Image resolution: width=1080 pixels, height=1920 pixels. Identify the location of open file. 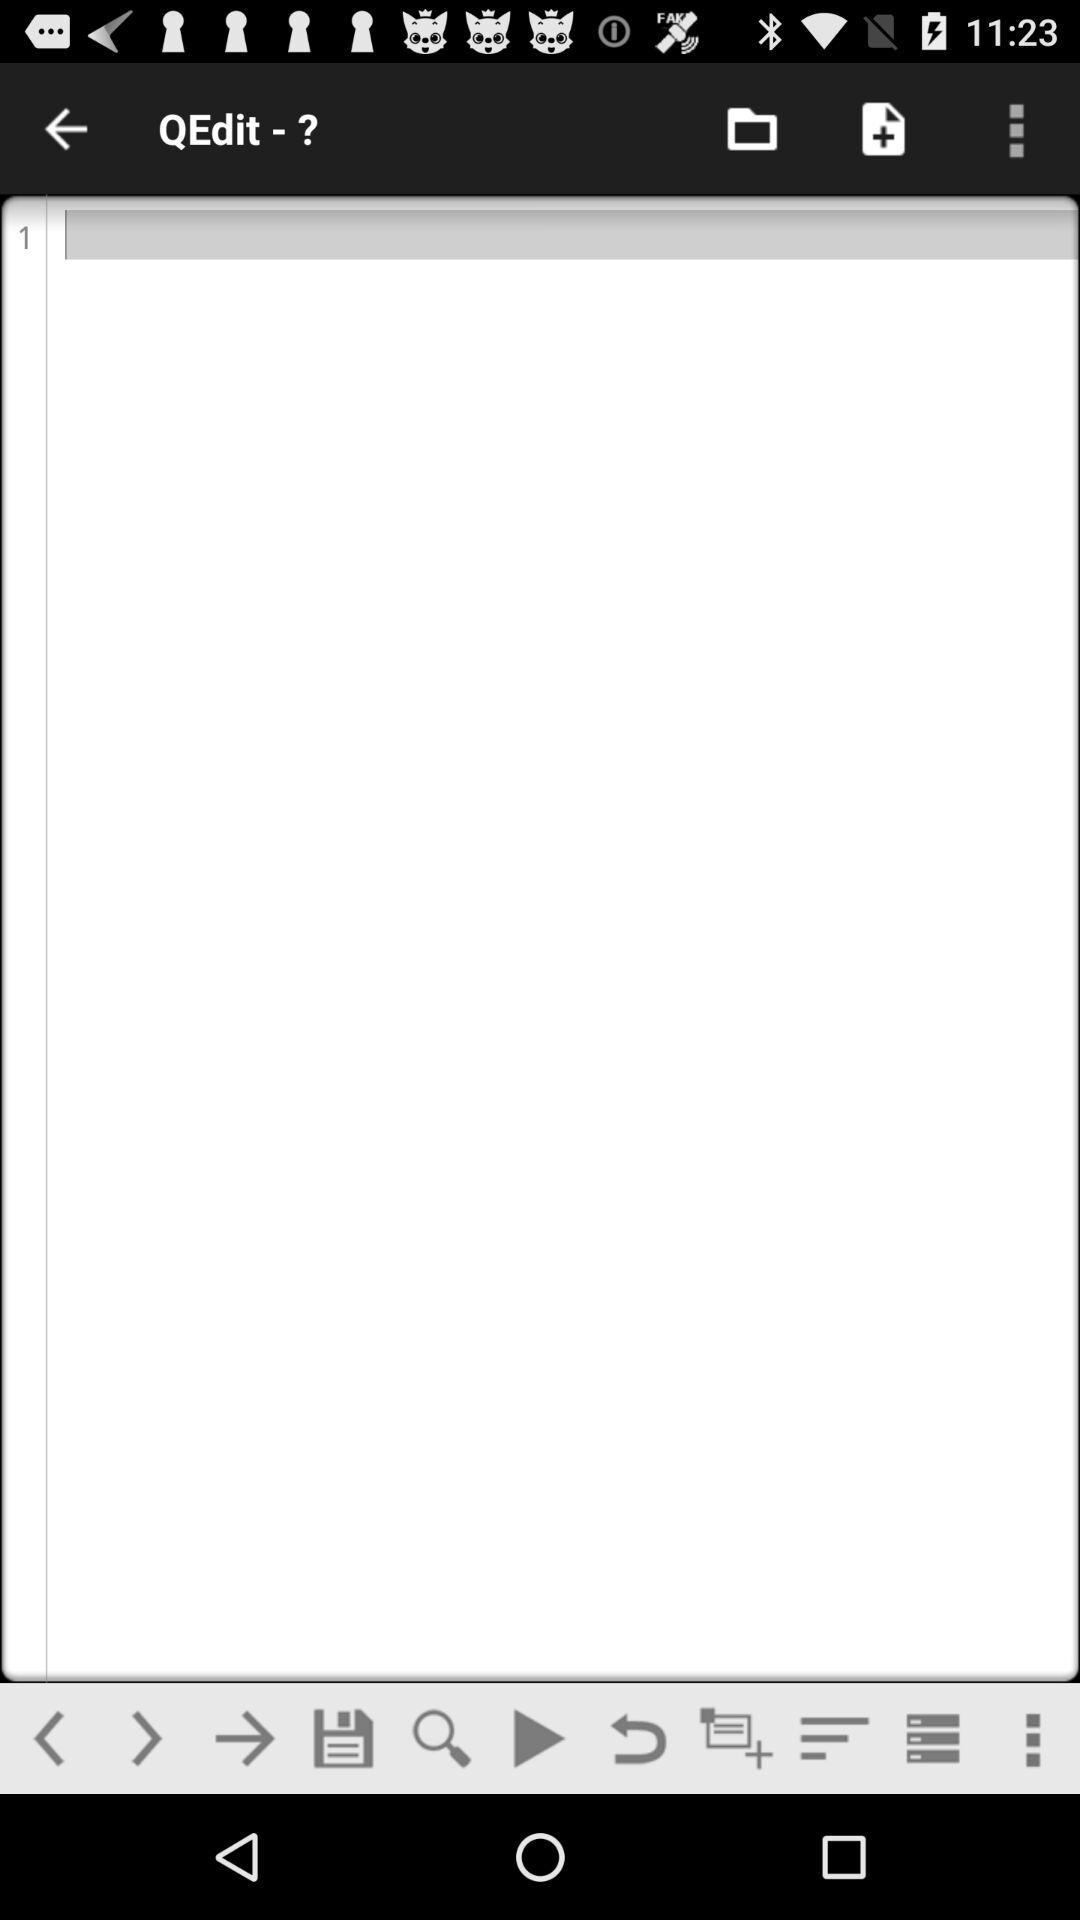
(751, 127).